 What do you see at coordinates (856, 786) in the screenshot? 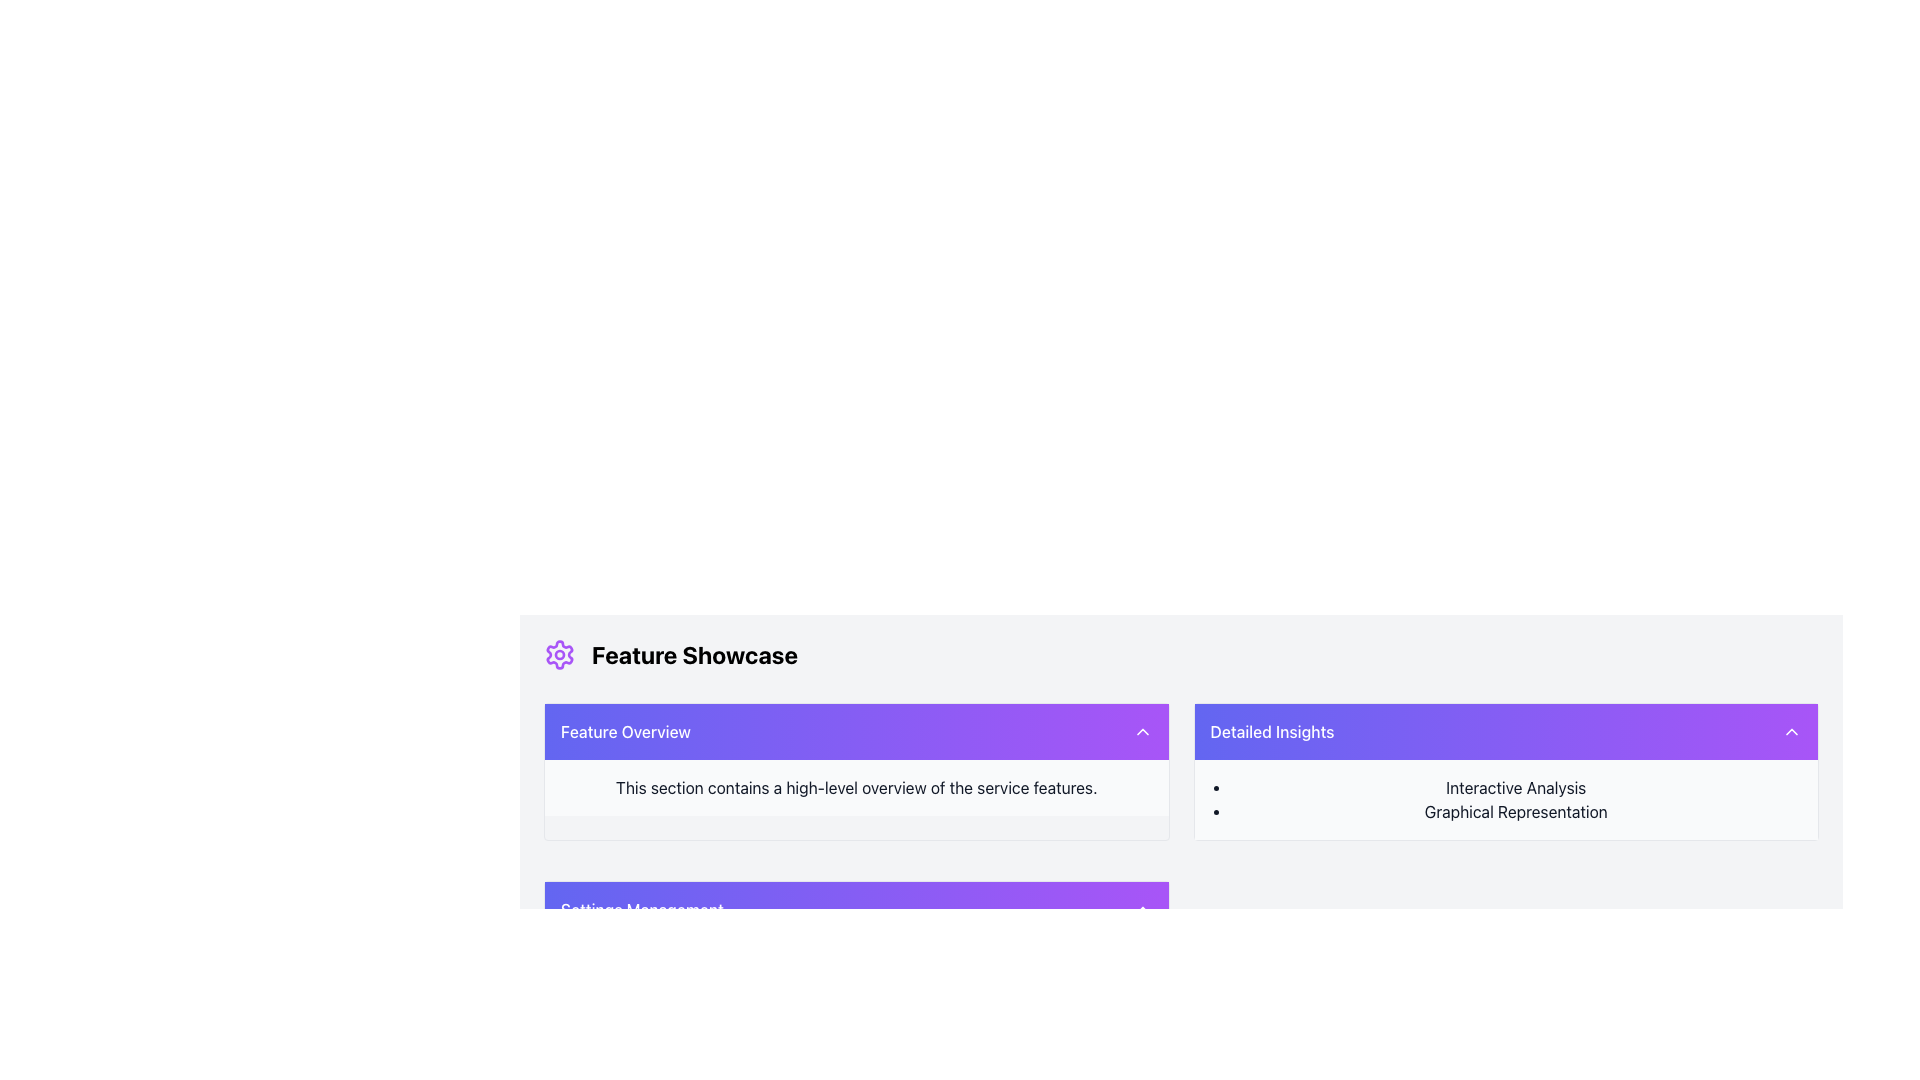
I see `text block containing the message 'This section contains a high-level overview of the service features.' located below the 'Feature Overview' header` at bounding box center [856, 786].